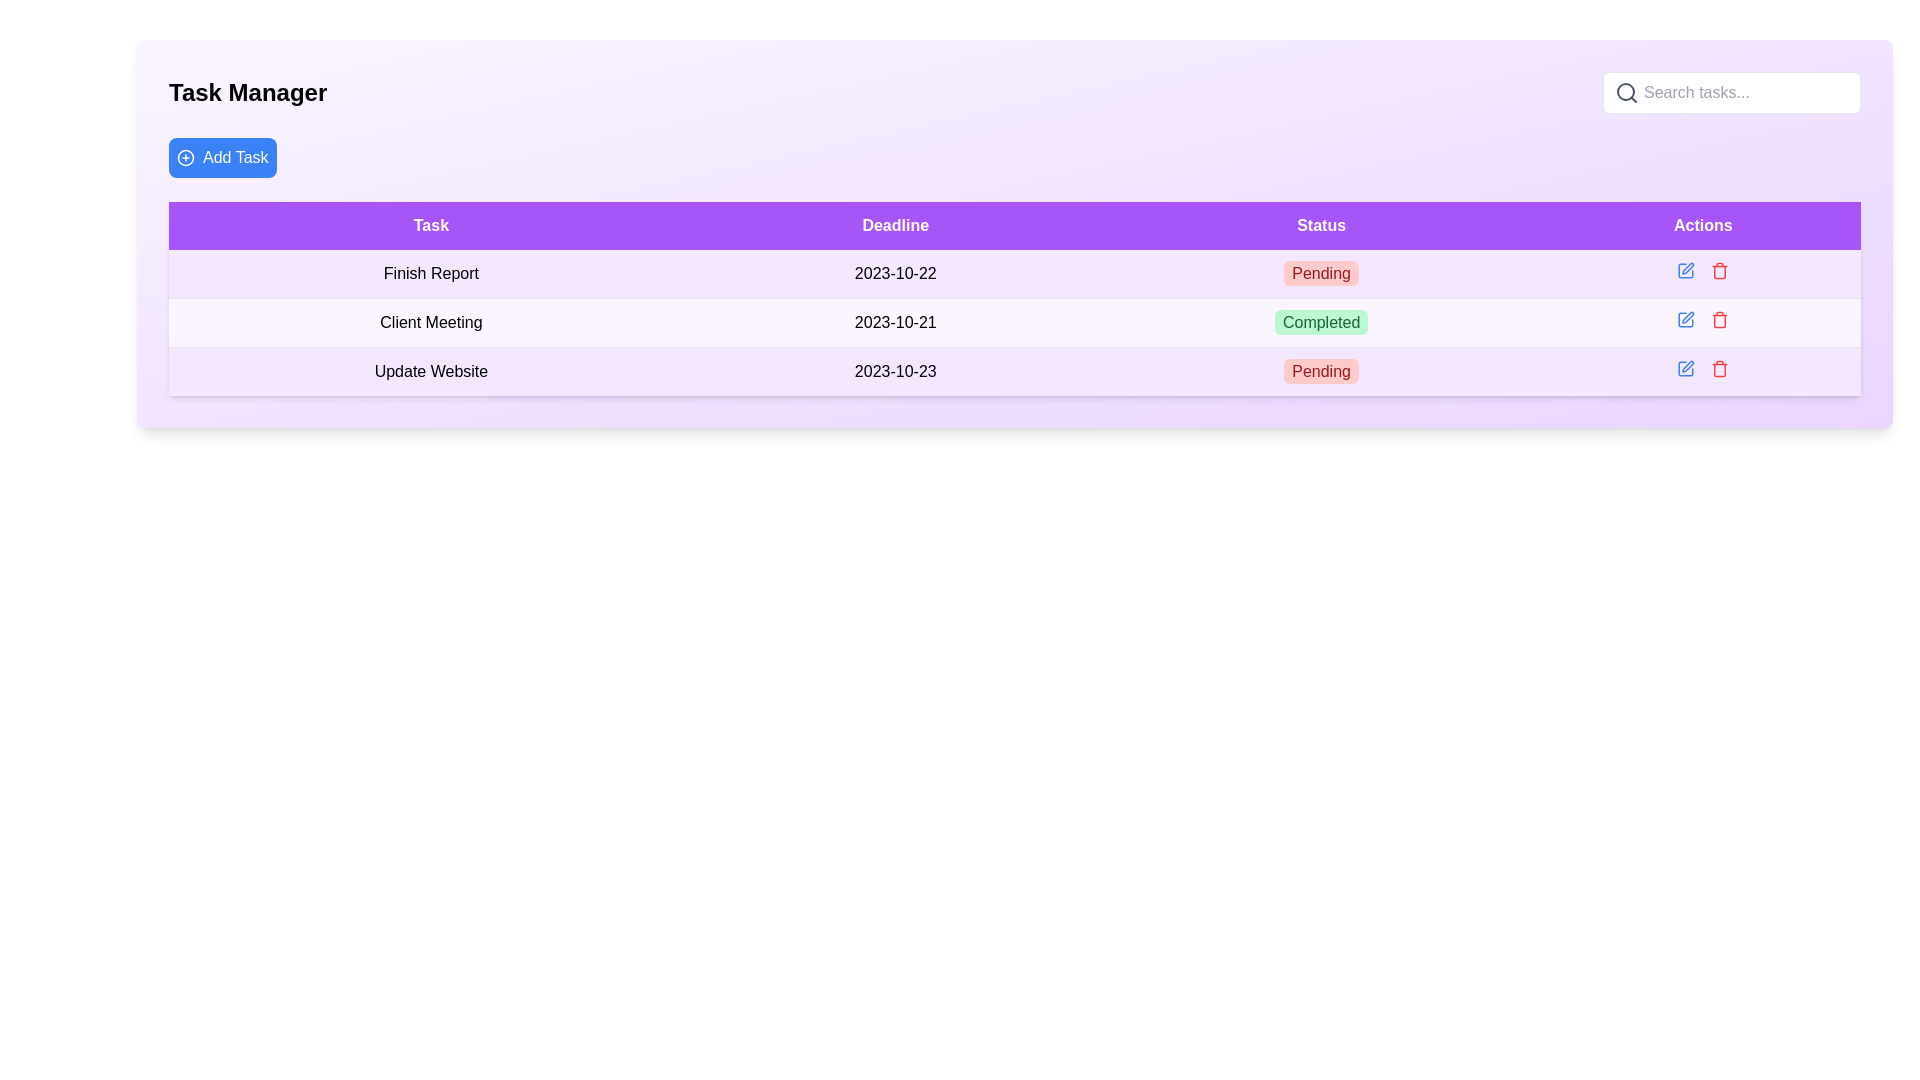 Image resolution: width=1920 pixels, height=1080 pixels. What do you see at coordinates (1702, 225) in the screenshot?
I see `the Header Label with the word 'Actions', which has a violet background and white text, located at the top-right corner of the table layout` at bounding box center [1702, 225].